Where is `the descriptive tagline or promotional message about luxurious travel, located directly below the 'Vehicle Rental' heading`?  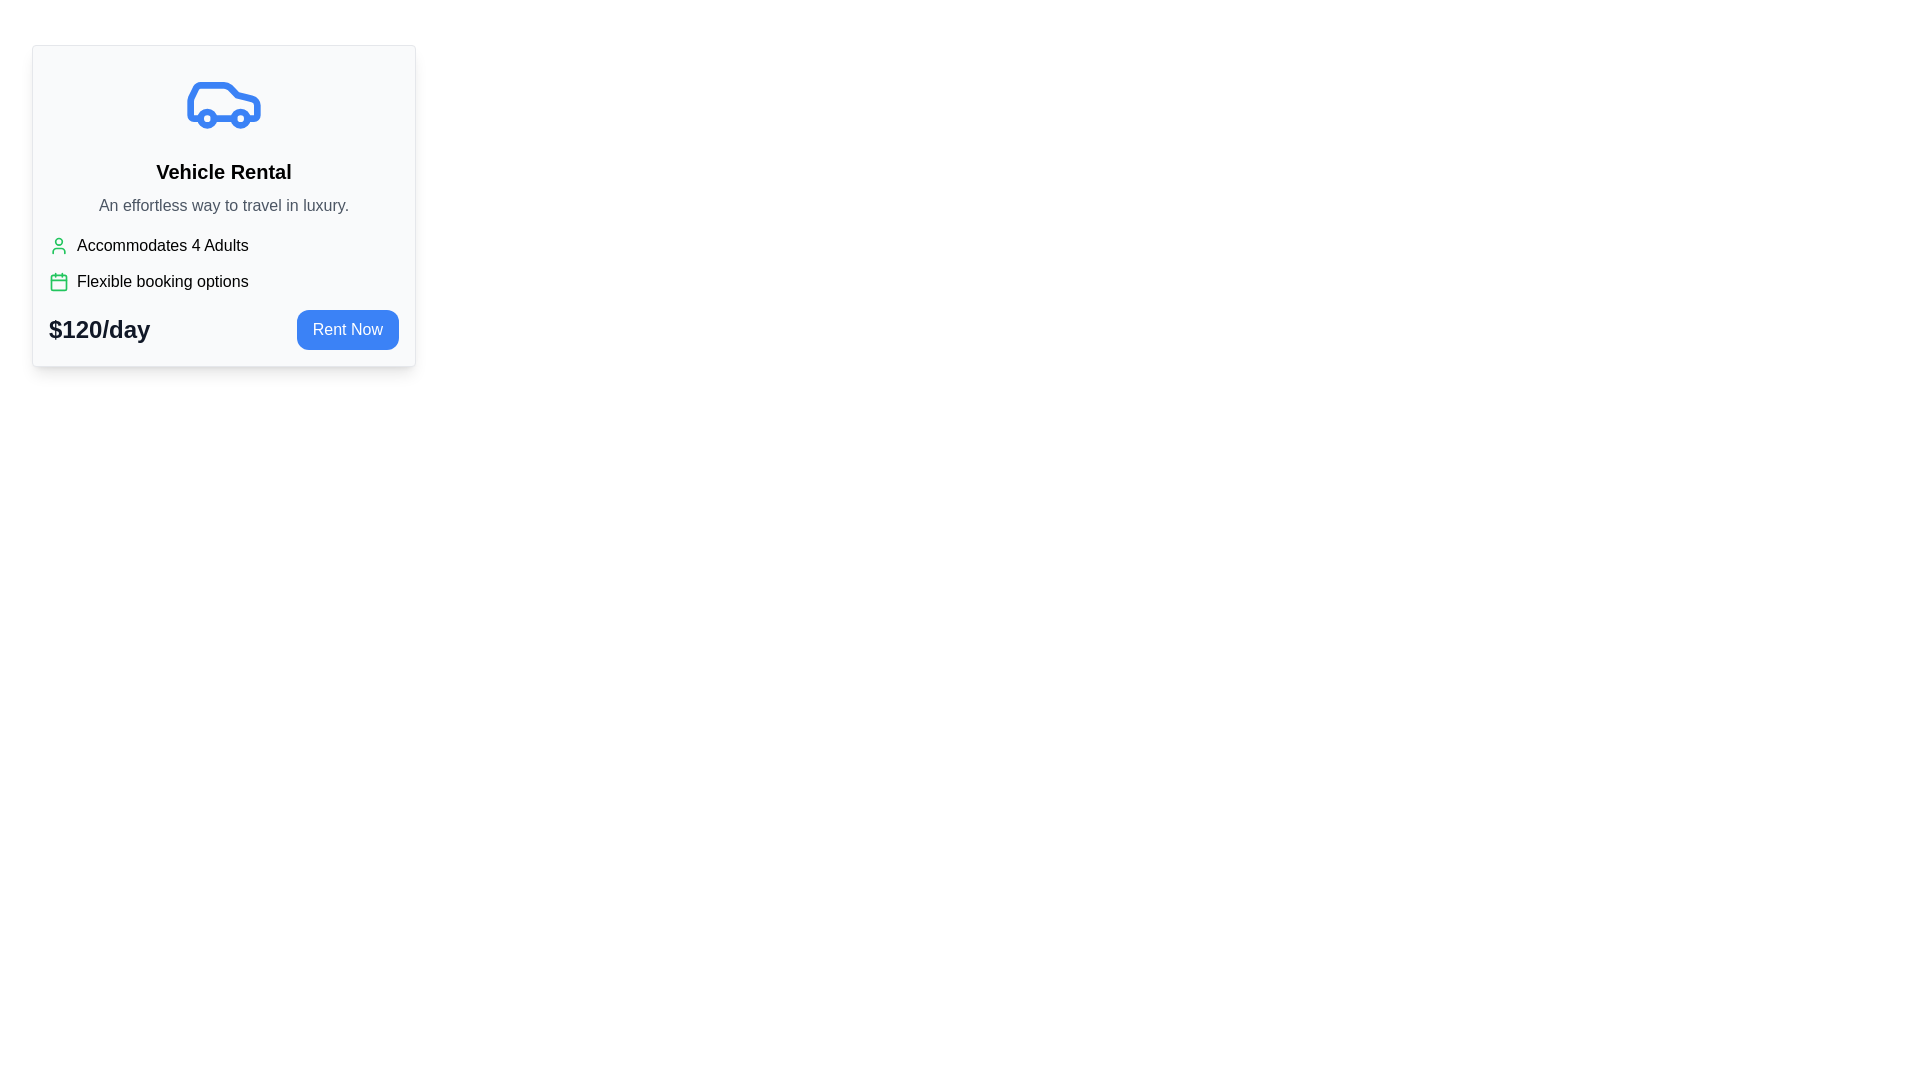 the descriptive tagline or promotional message about luxurious travel, located directly below the 'Vehicle Rental' heading is located at coordinates (224, 205).